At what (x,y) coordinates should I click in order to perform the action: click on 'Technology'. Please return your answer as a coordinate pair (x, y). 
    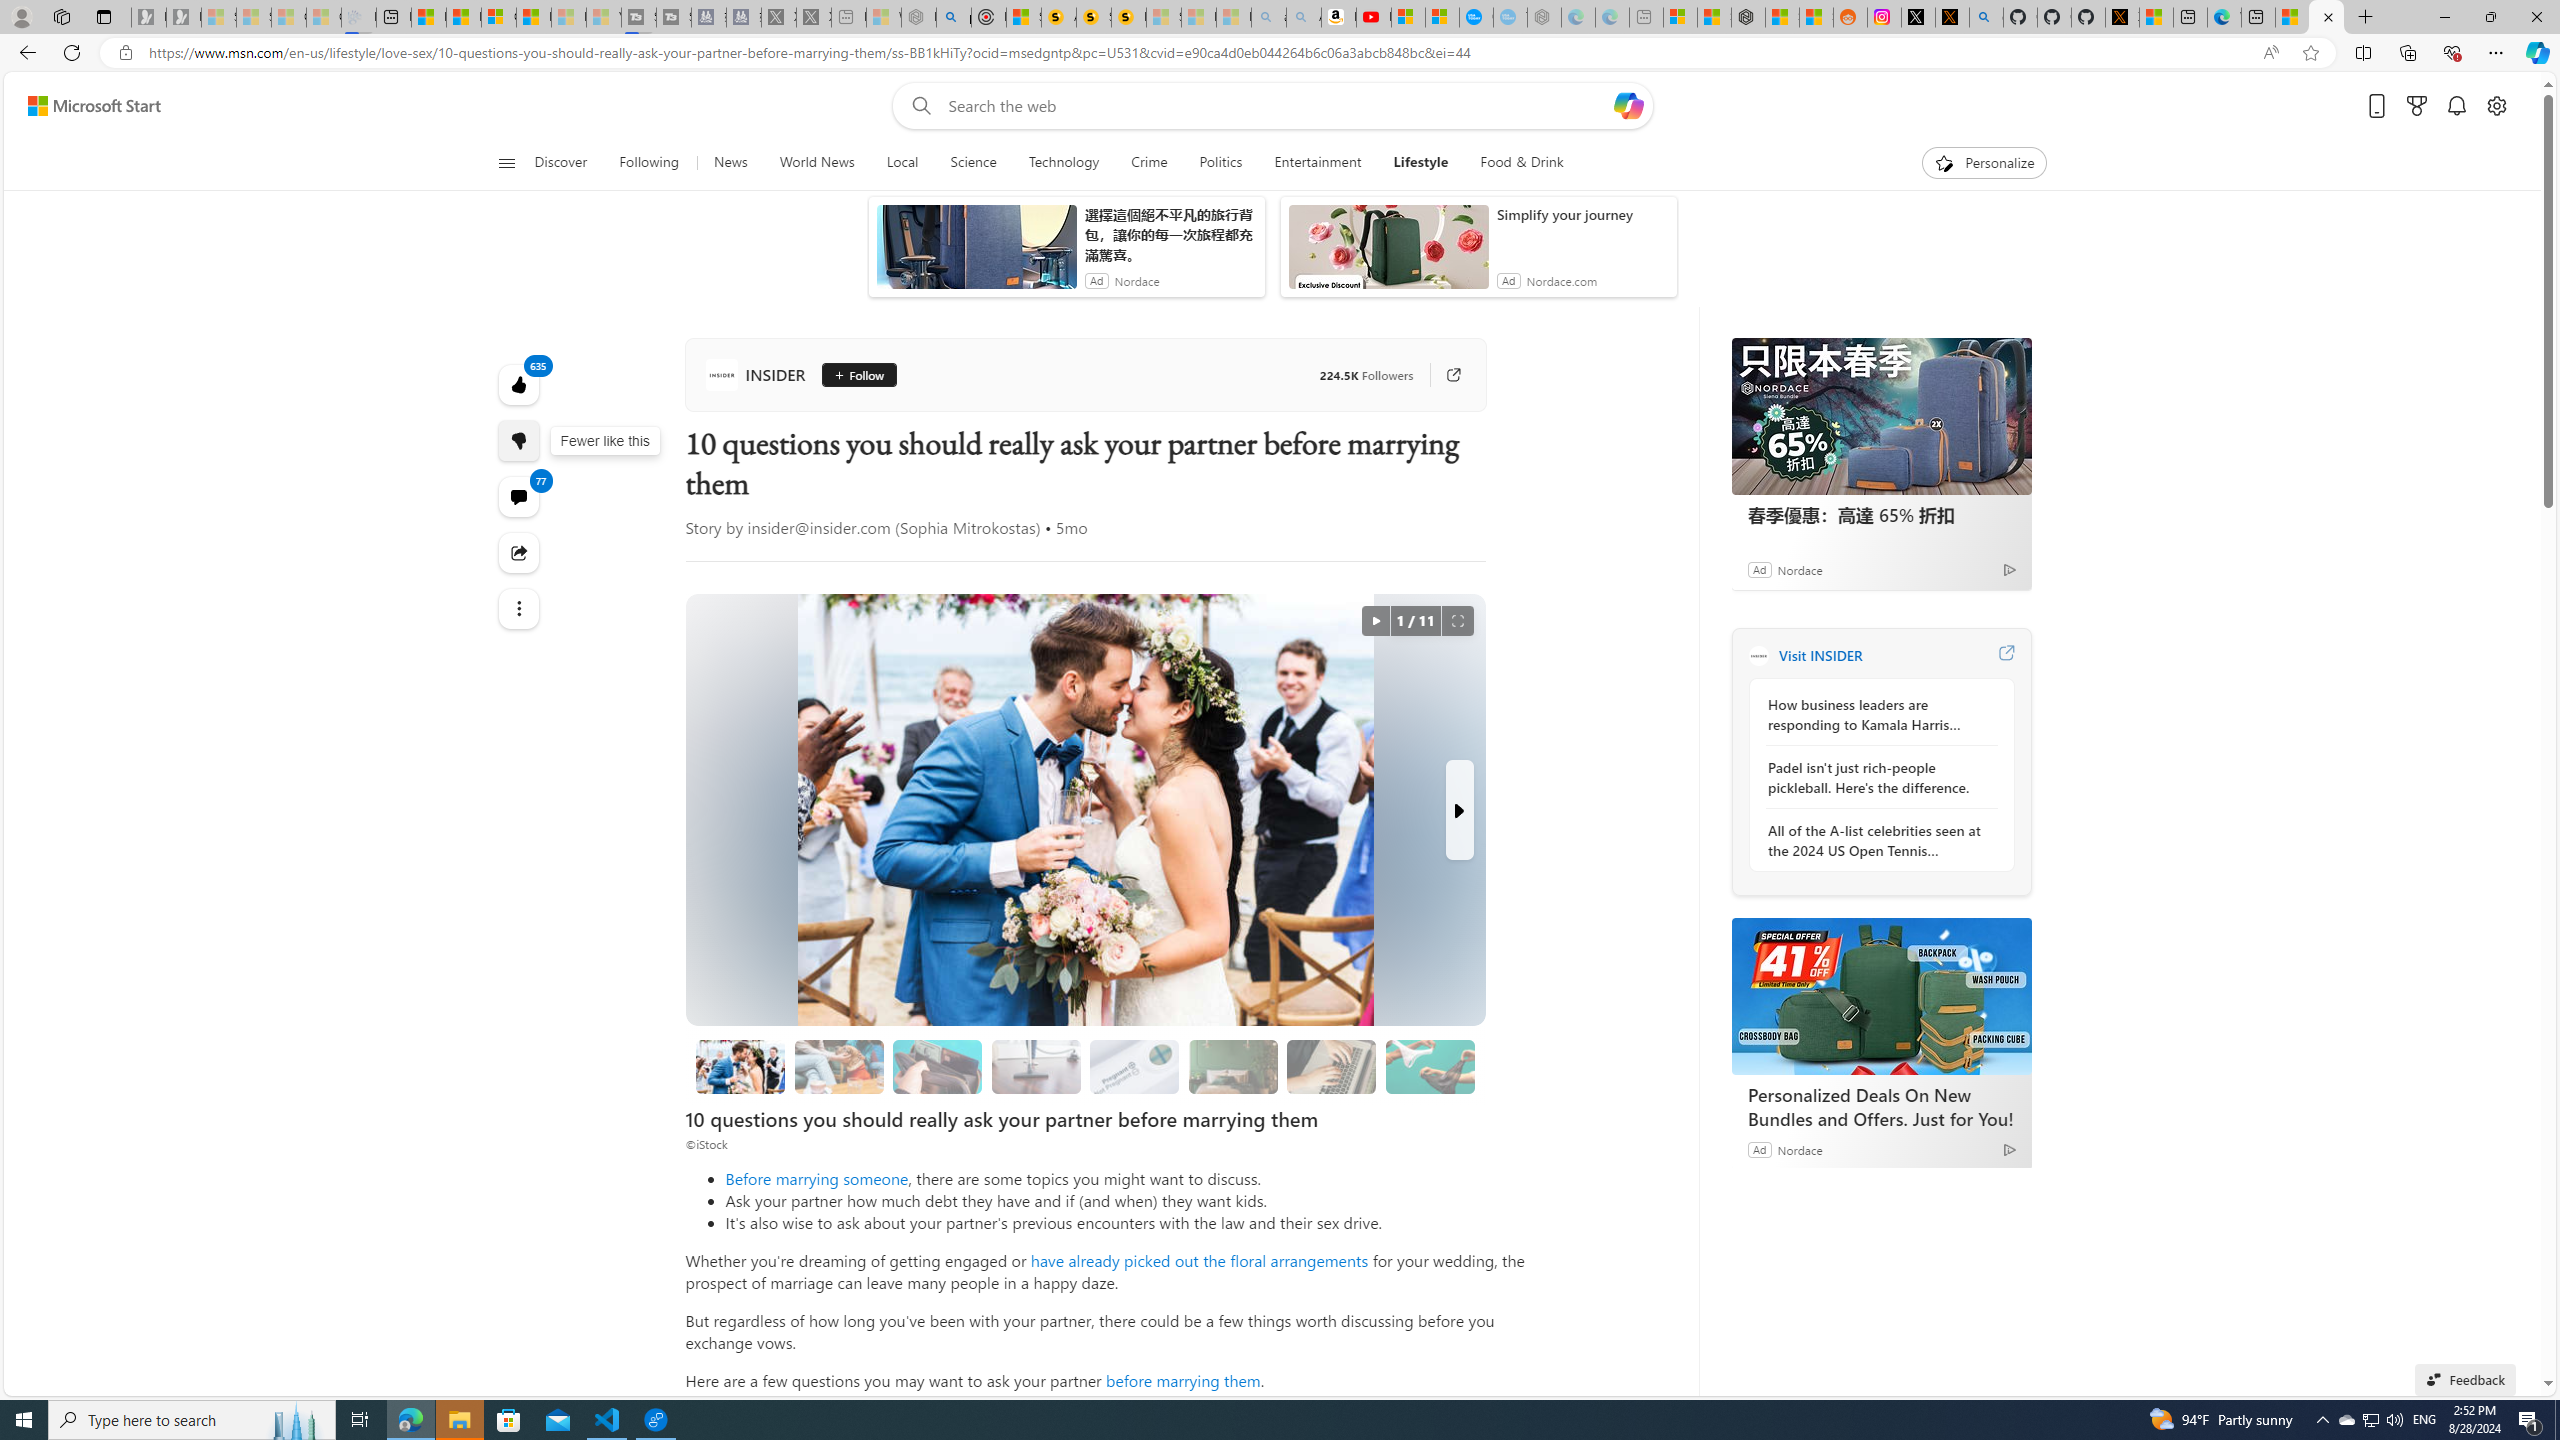
    Looking at the image, I should click on (1063, 162).